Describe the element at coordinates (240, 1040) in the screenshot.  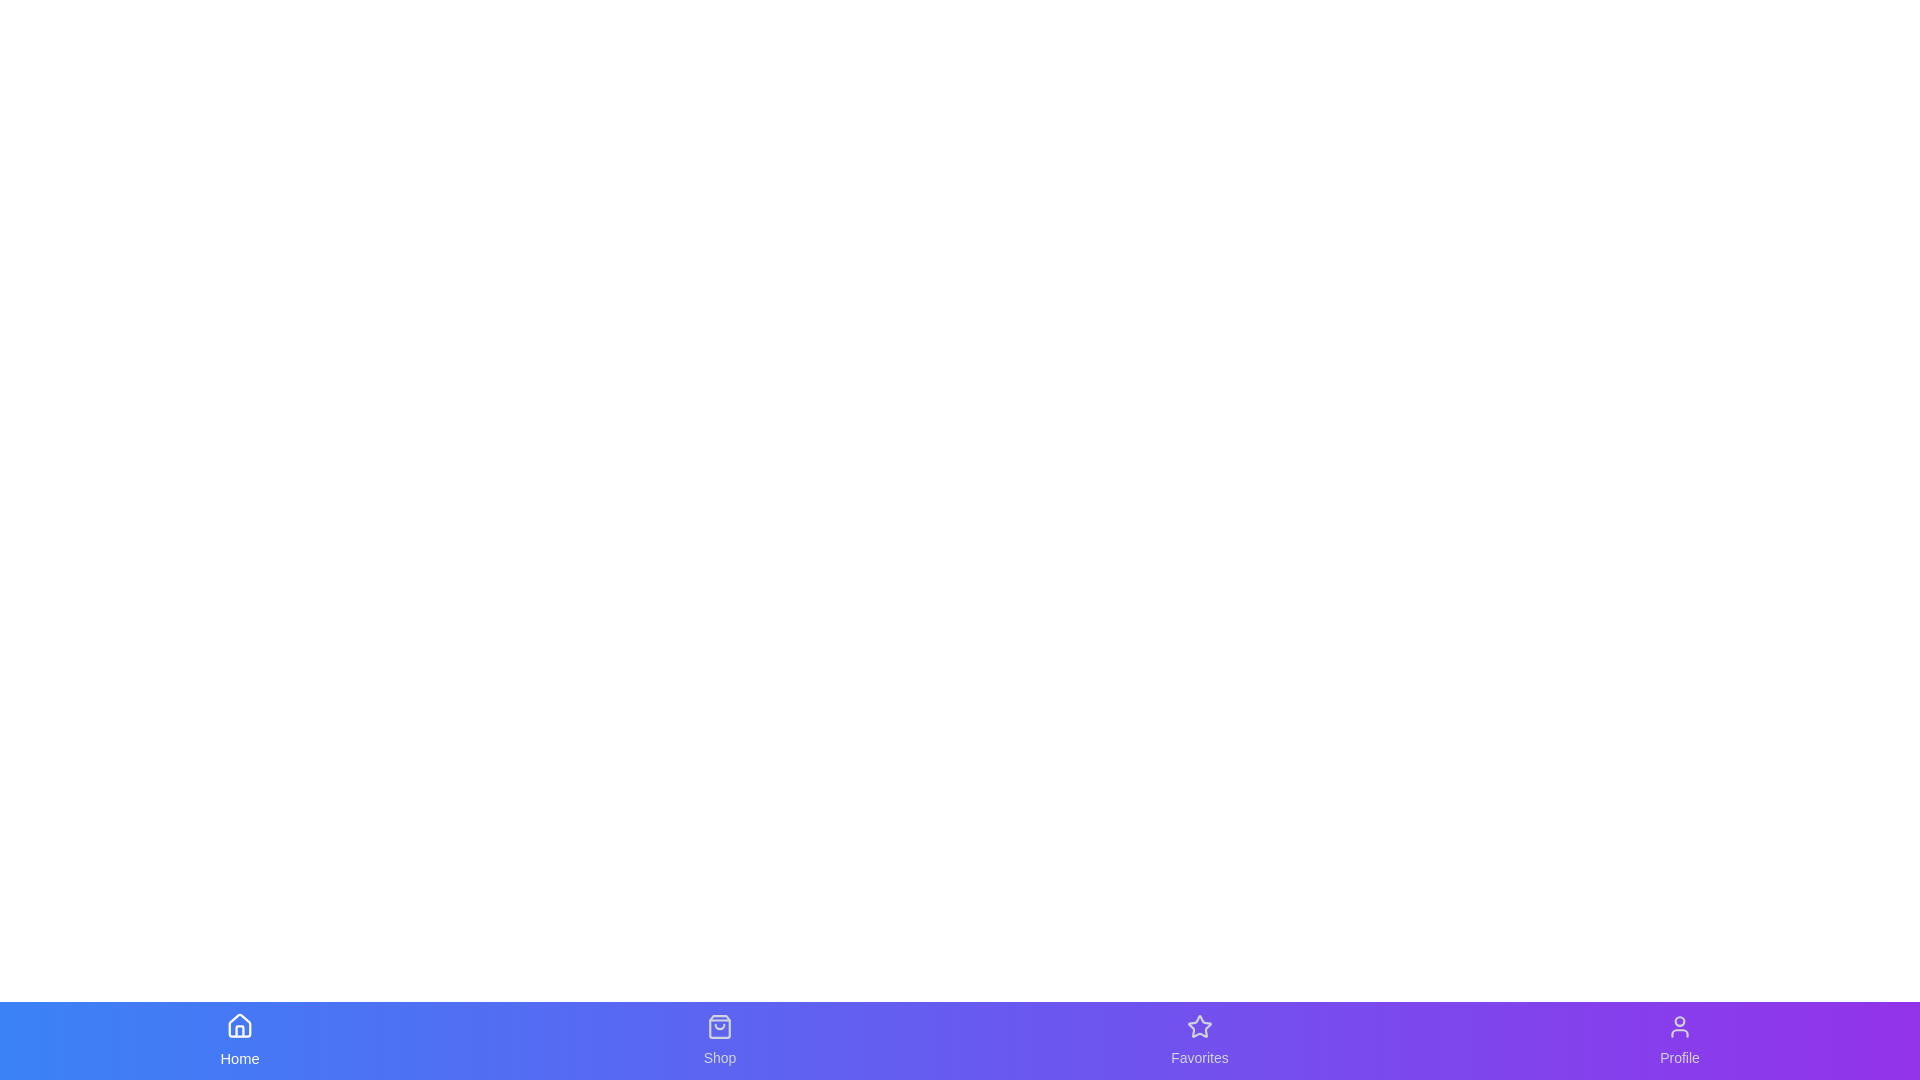
I see `the tab labeled Home to navigate to its associated page` at that location.